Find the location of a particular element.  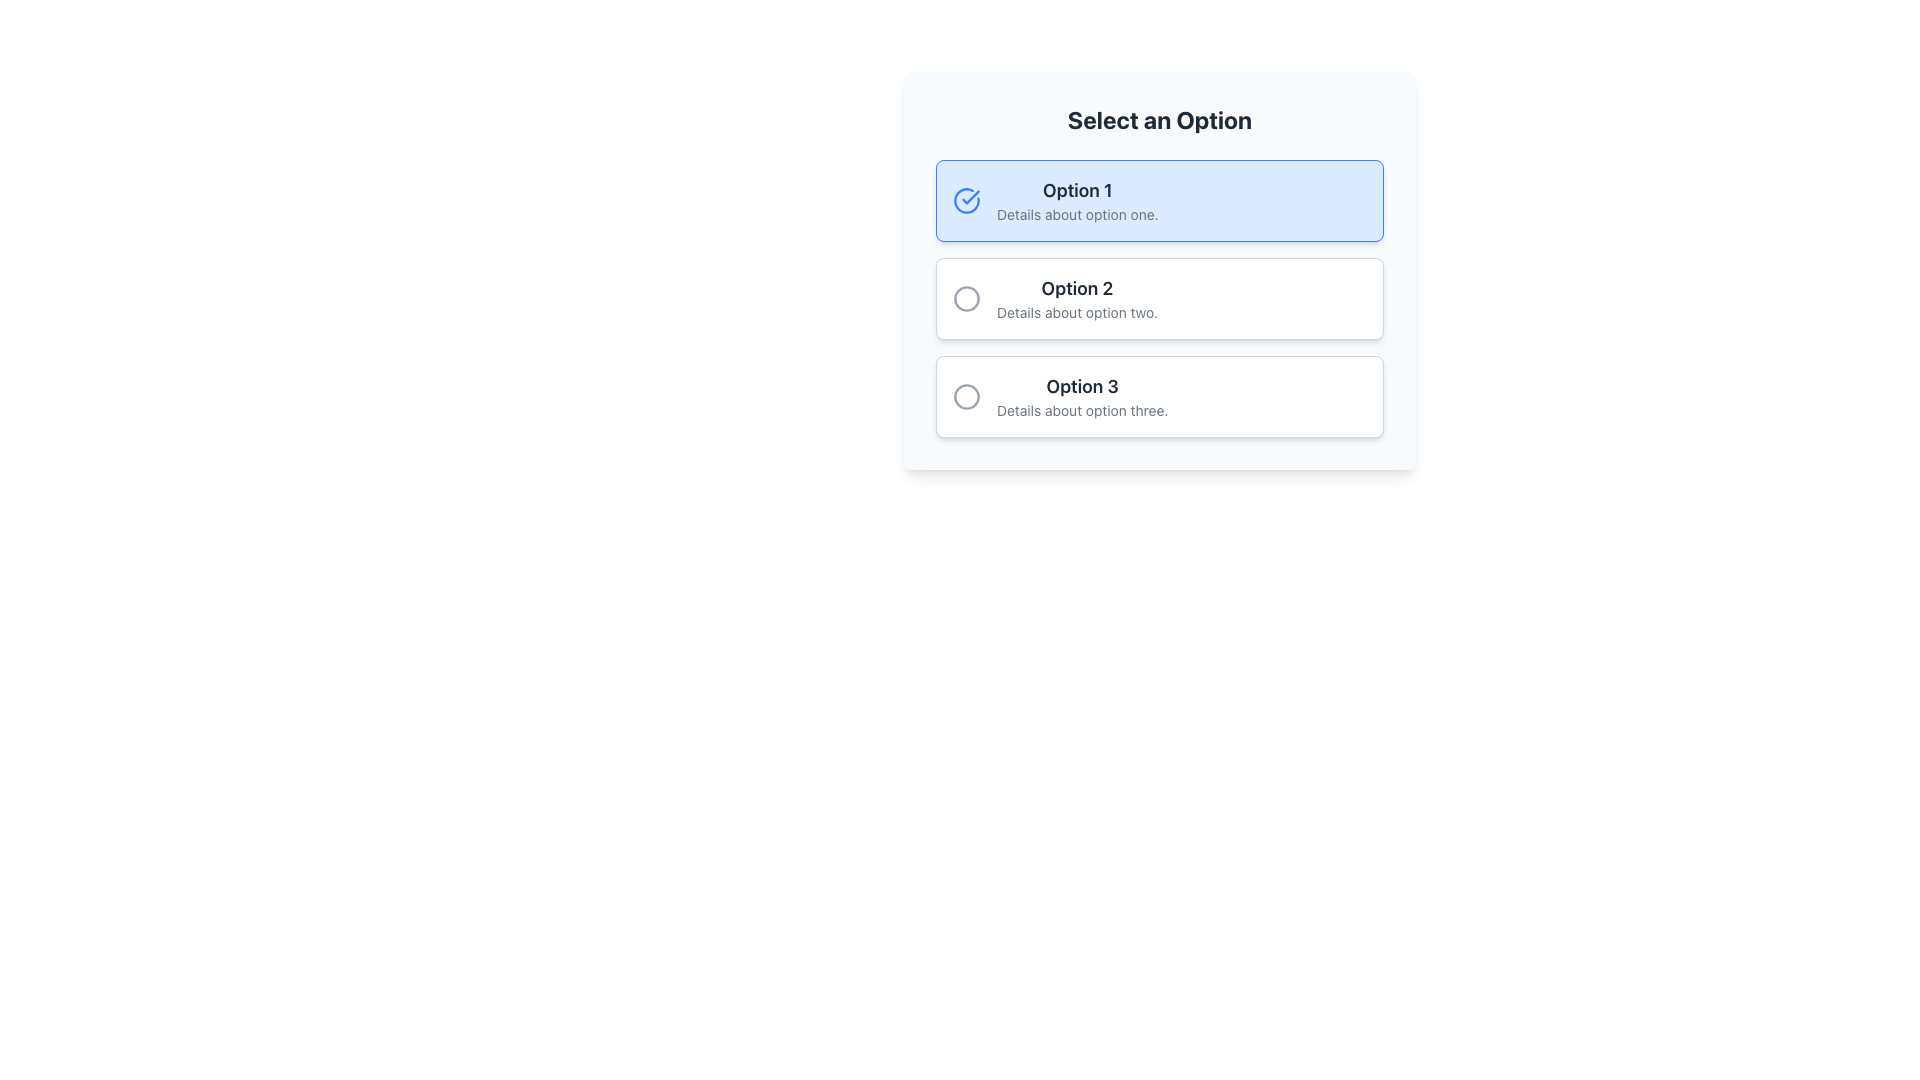

the informational text label located directly below the title 'Option 2' in the second option box is located at coordinates (1076, 312).